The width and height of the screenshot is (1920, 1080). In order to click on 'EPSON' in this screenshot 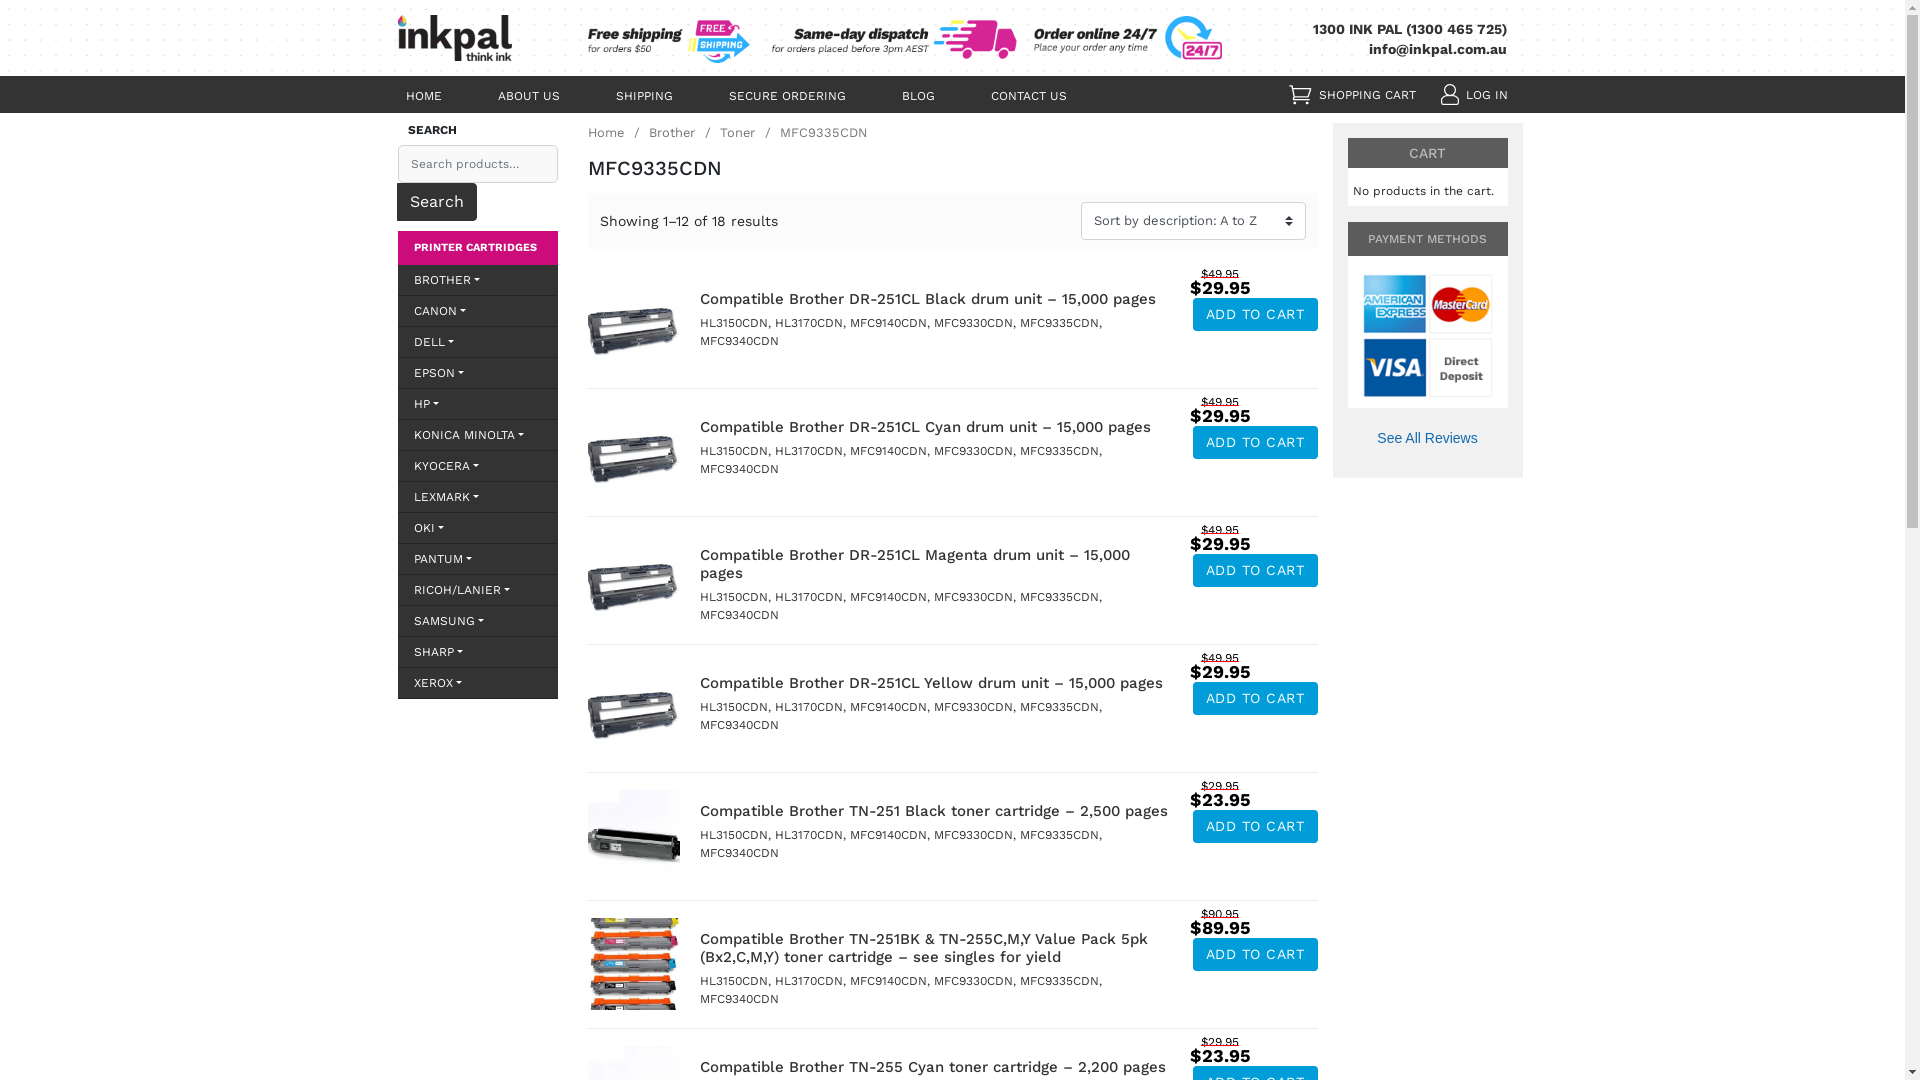, I will do `click(477, 373)`.